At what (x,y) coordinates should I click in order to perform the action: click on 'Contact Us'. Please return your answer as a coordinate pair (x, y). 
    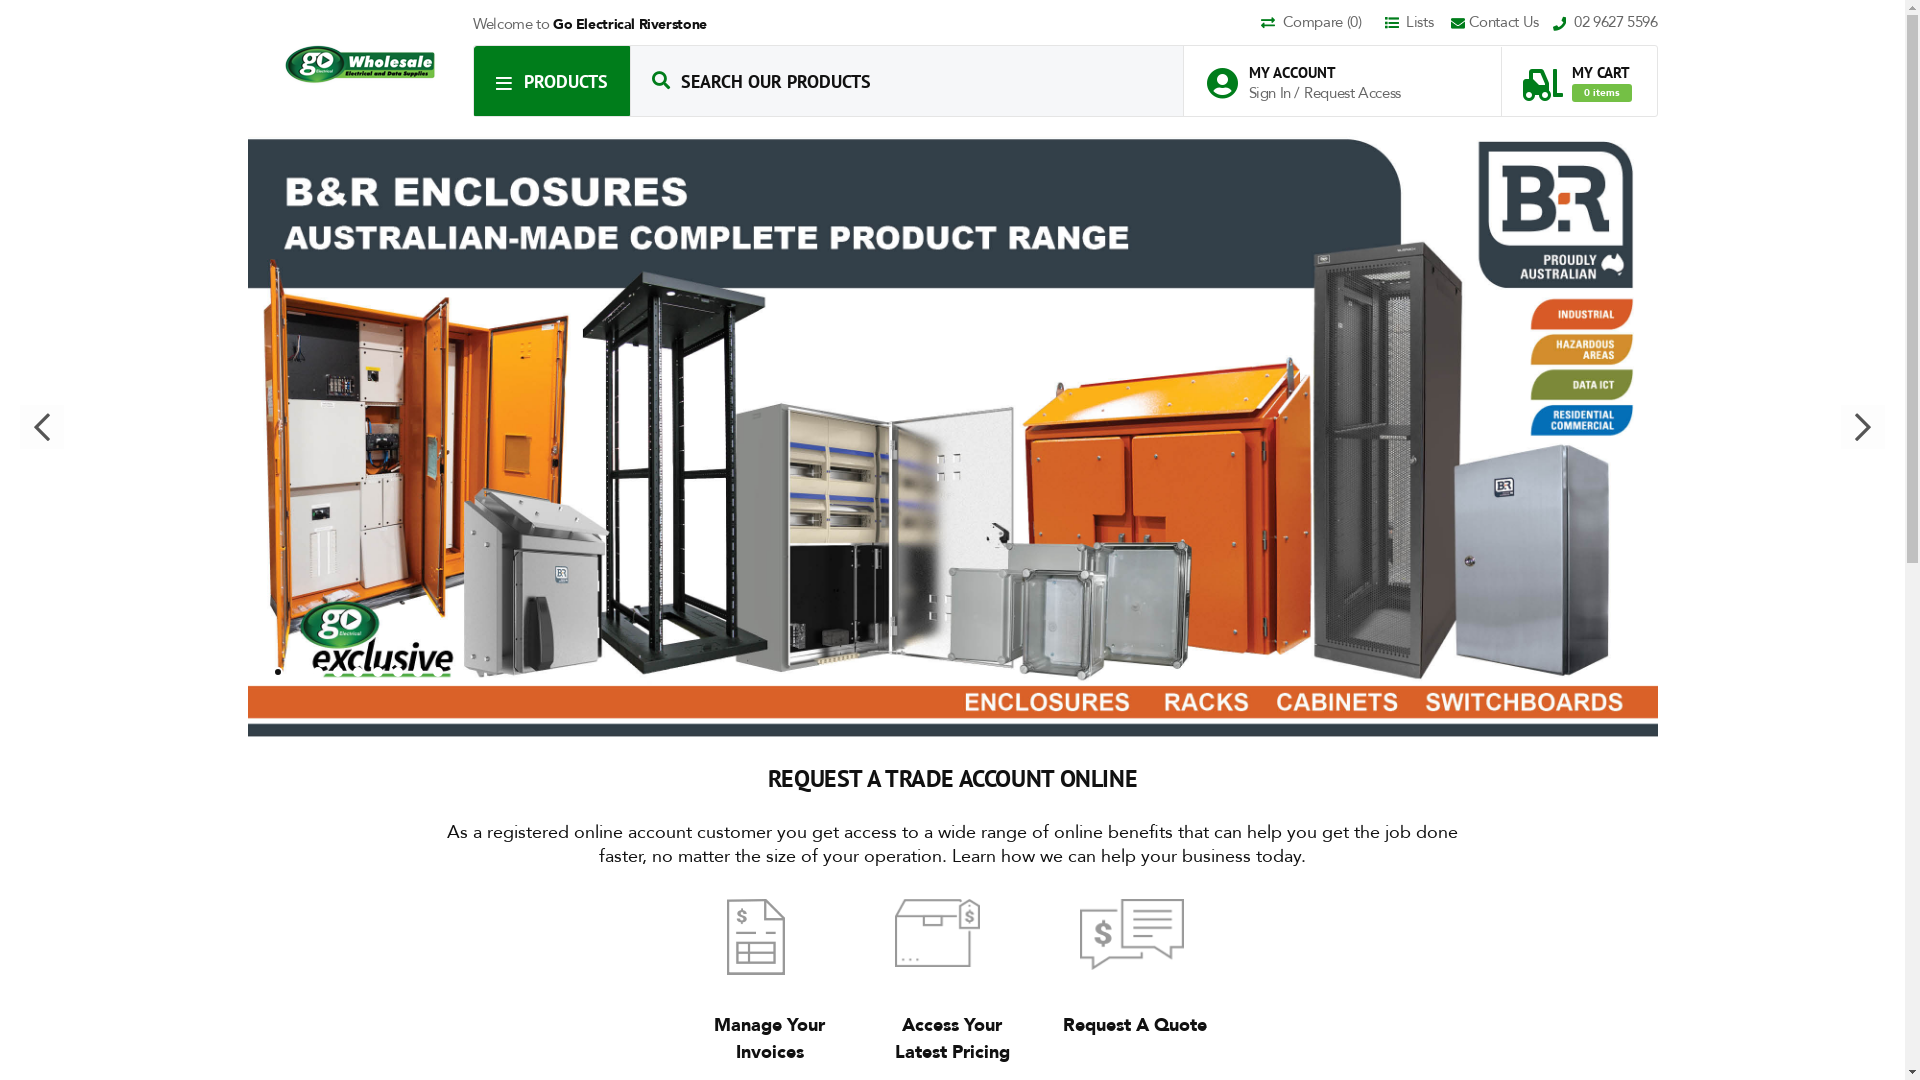
    Looking at the image, I should click on (1450, 23).